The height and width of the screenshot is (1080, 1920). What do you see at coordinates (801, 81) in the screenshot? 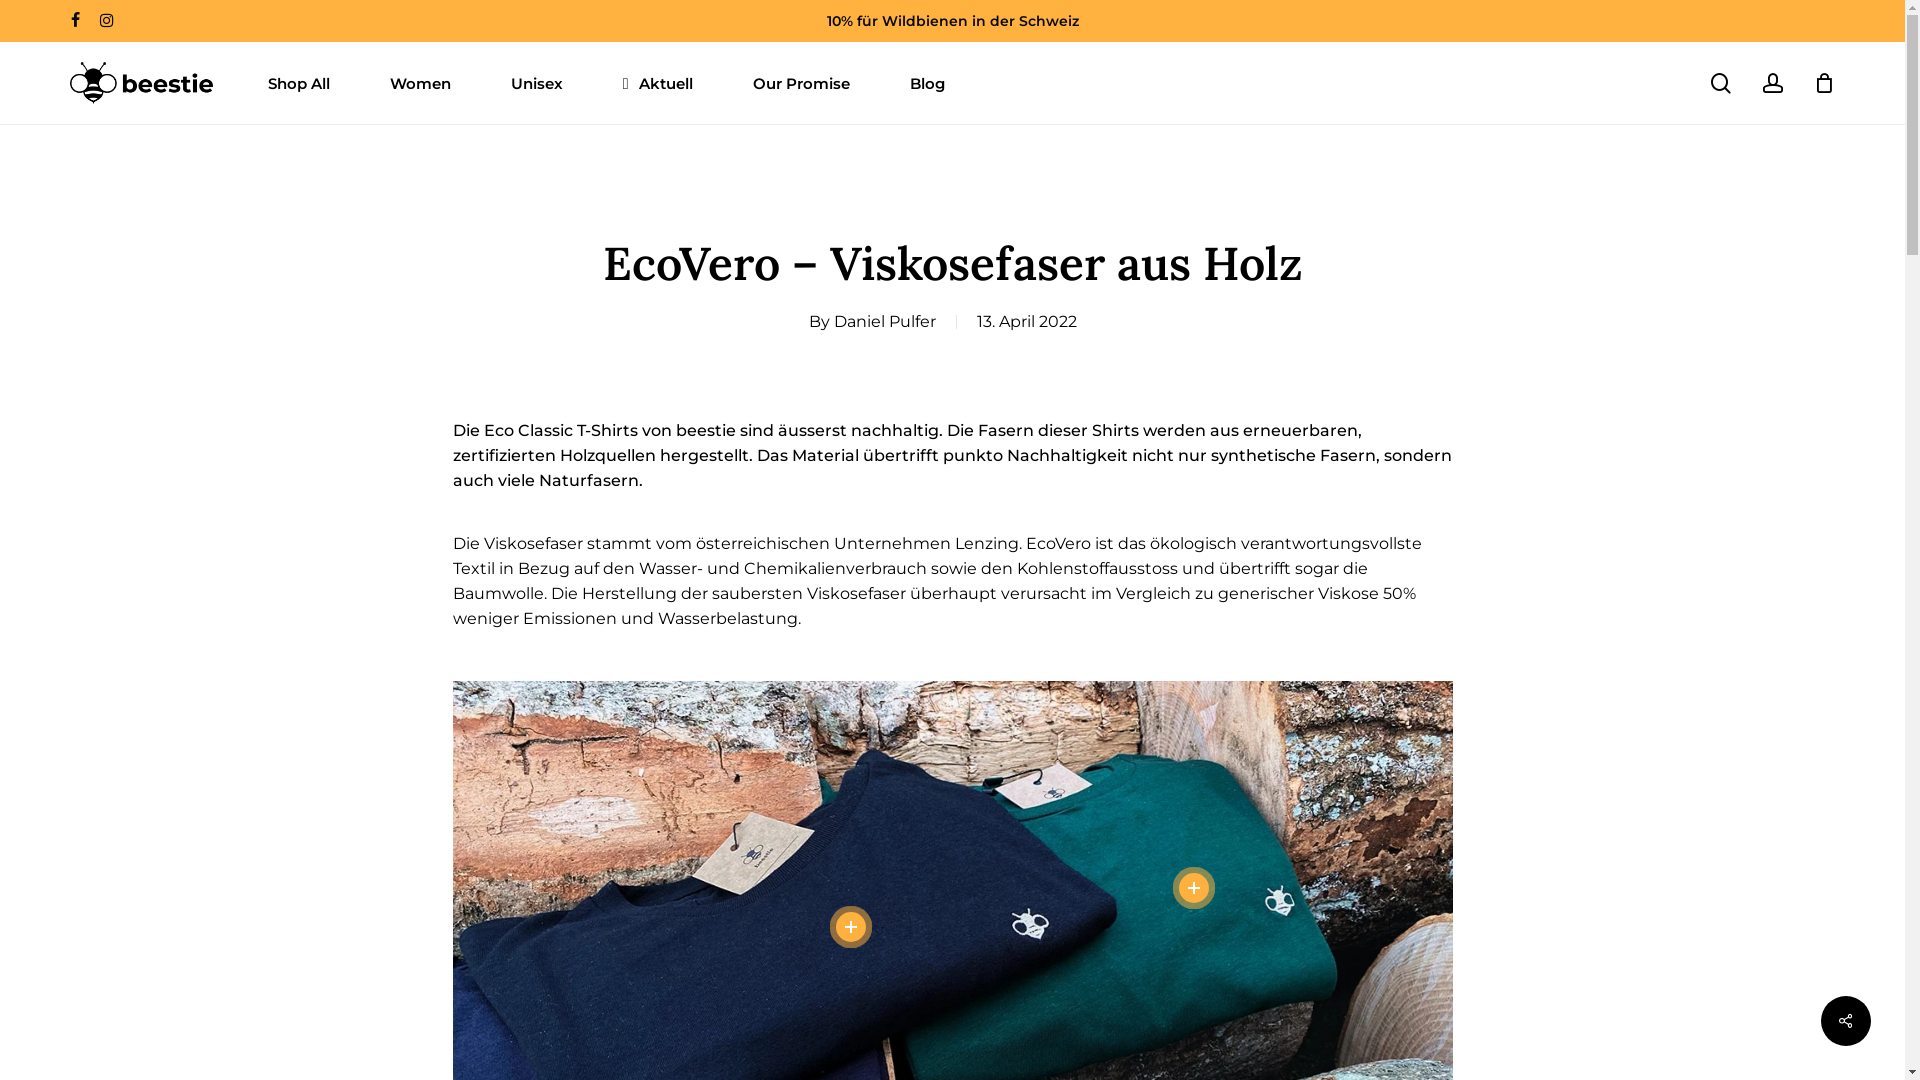
I see `'Our Promise'` at bounding box center [801, 81].